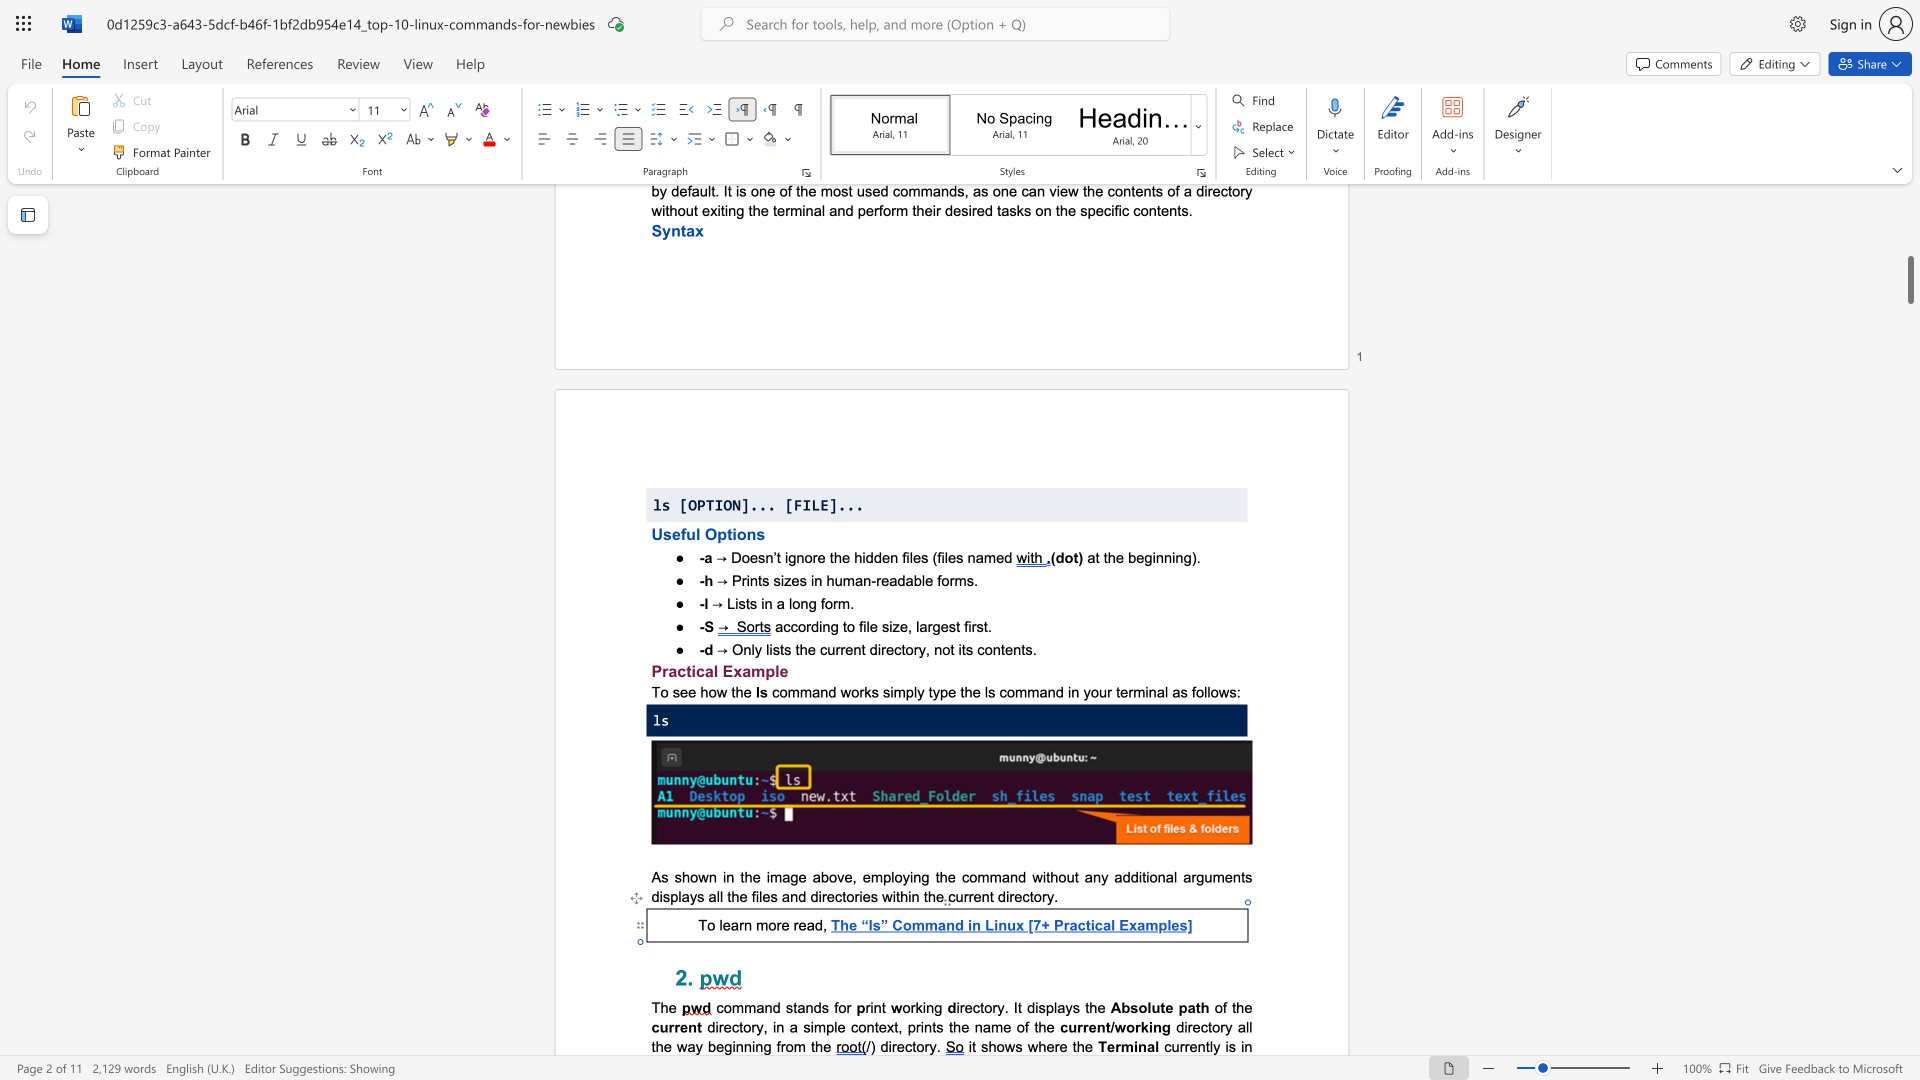 The image size is (1920, 1080). I want to click on the 2th character "s" in the text, so click(1018, 1045).